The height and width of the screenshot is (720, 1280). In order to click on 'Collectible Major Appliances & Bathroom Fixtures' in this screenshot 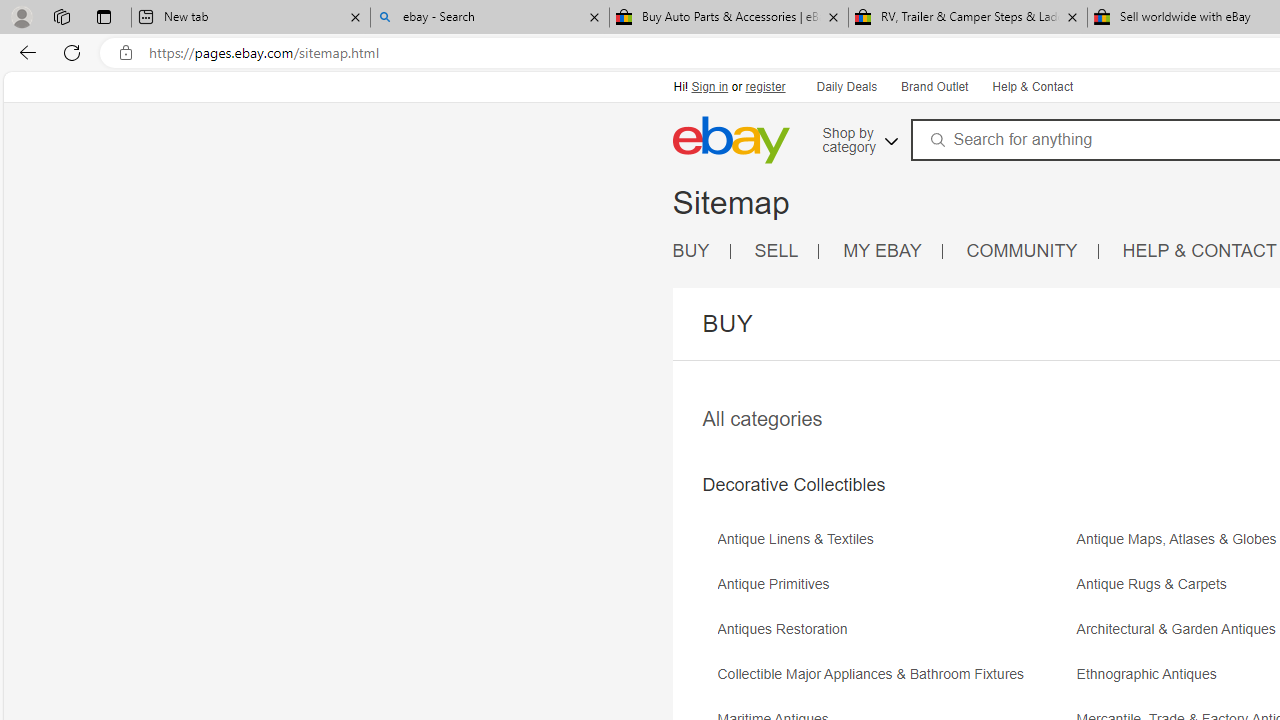, I will do `click(876, 674)`.